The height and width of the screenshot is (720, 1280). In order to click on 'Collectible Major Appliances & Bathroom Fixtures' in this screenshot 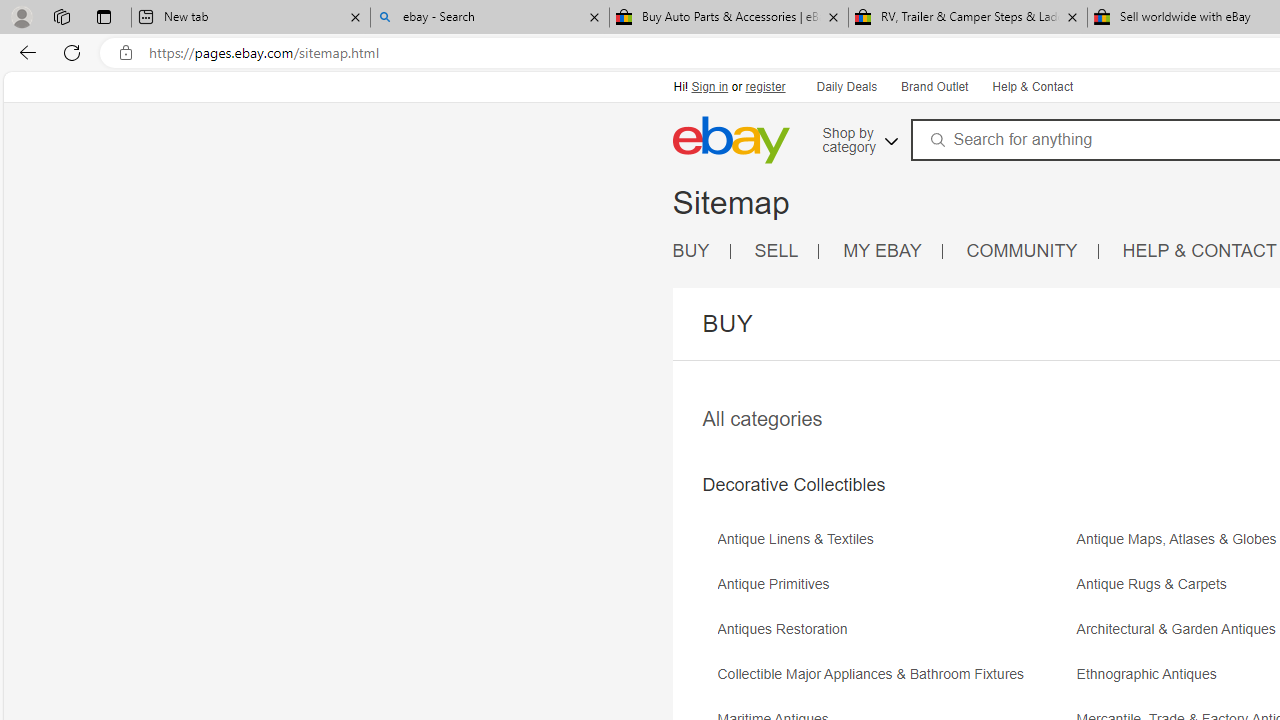, I will do `click(876, 674)`.